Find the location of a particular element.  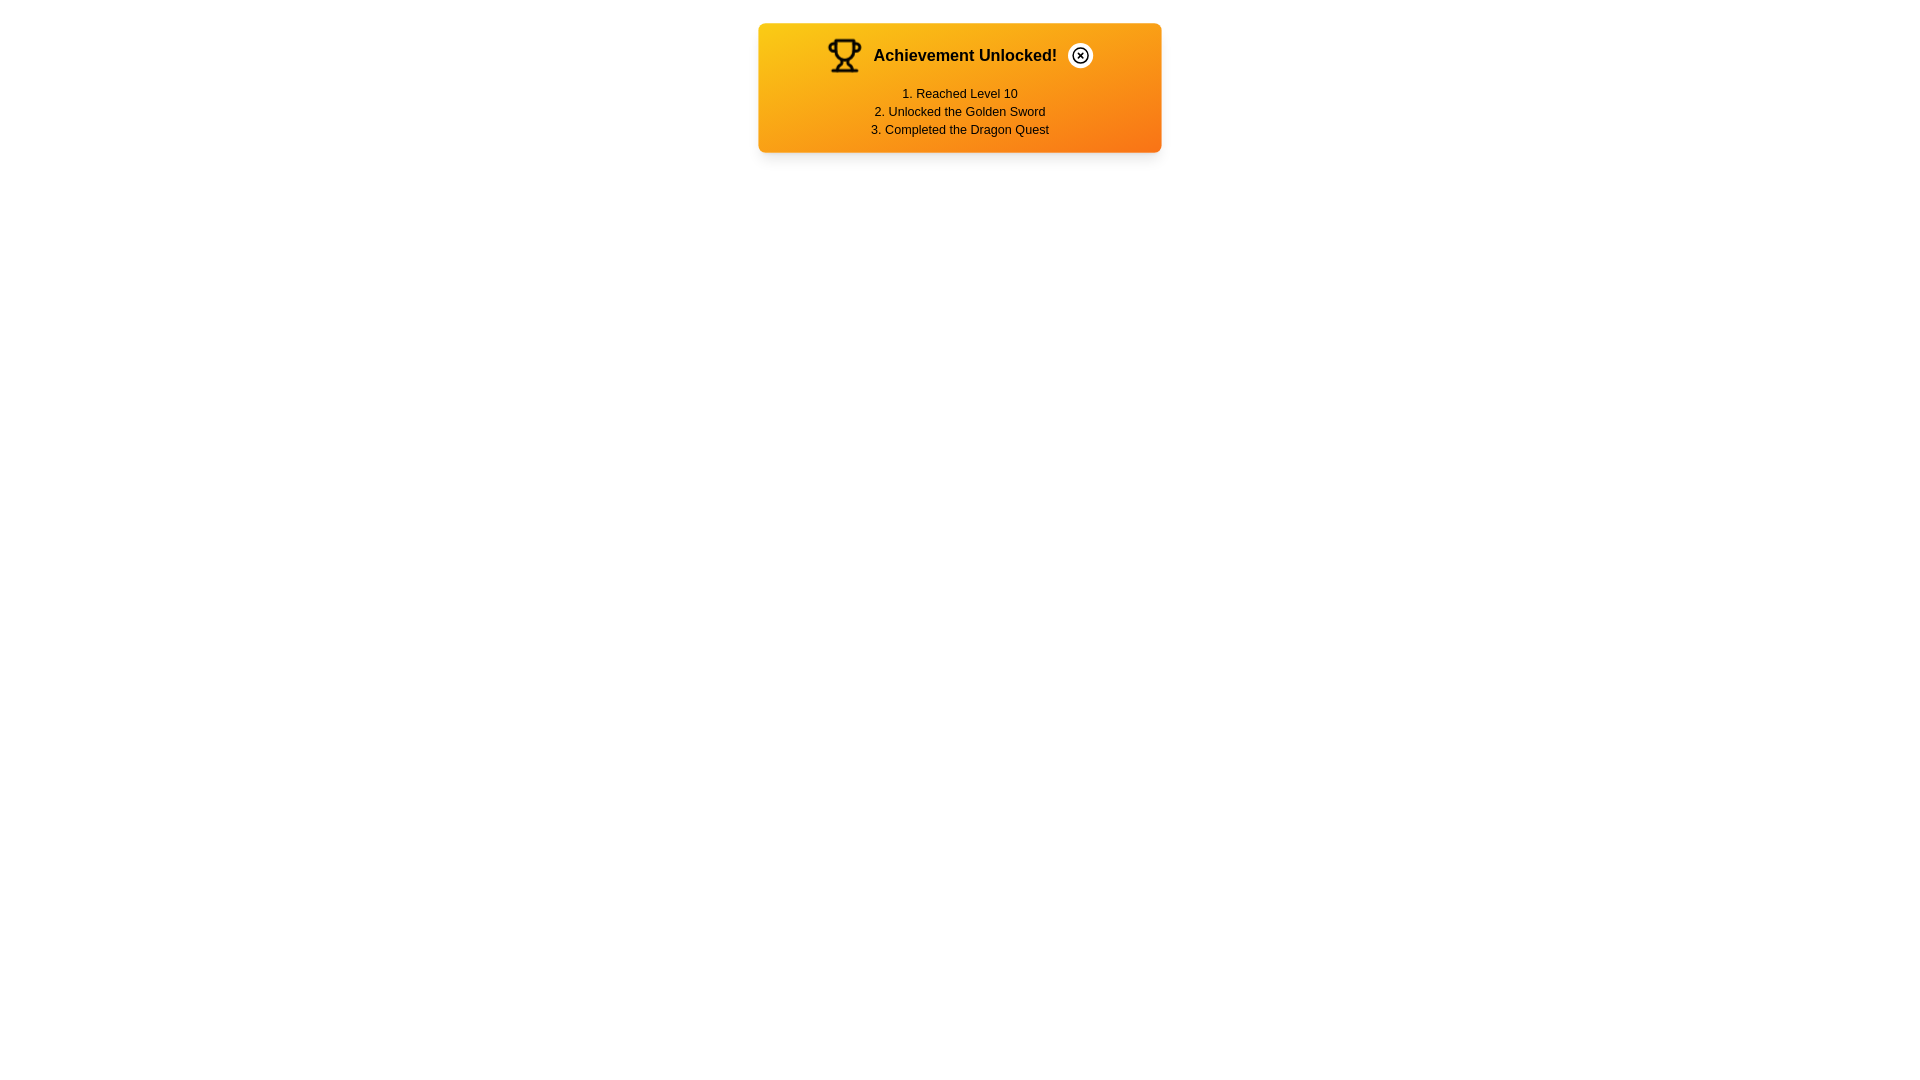

the close button to dismiss the alert is located at coordinates (1079, 54).